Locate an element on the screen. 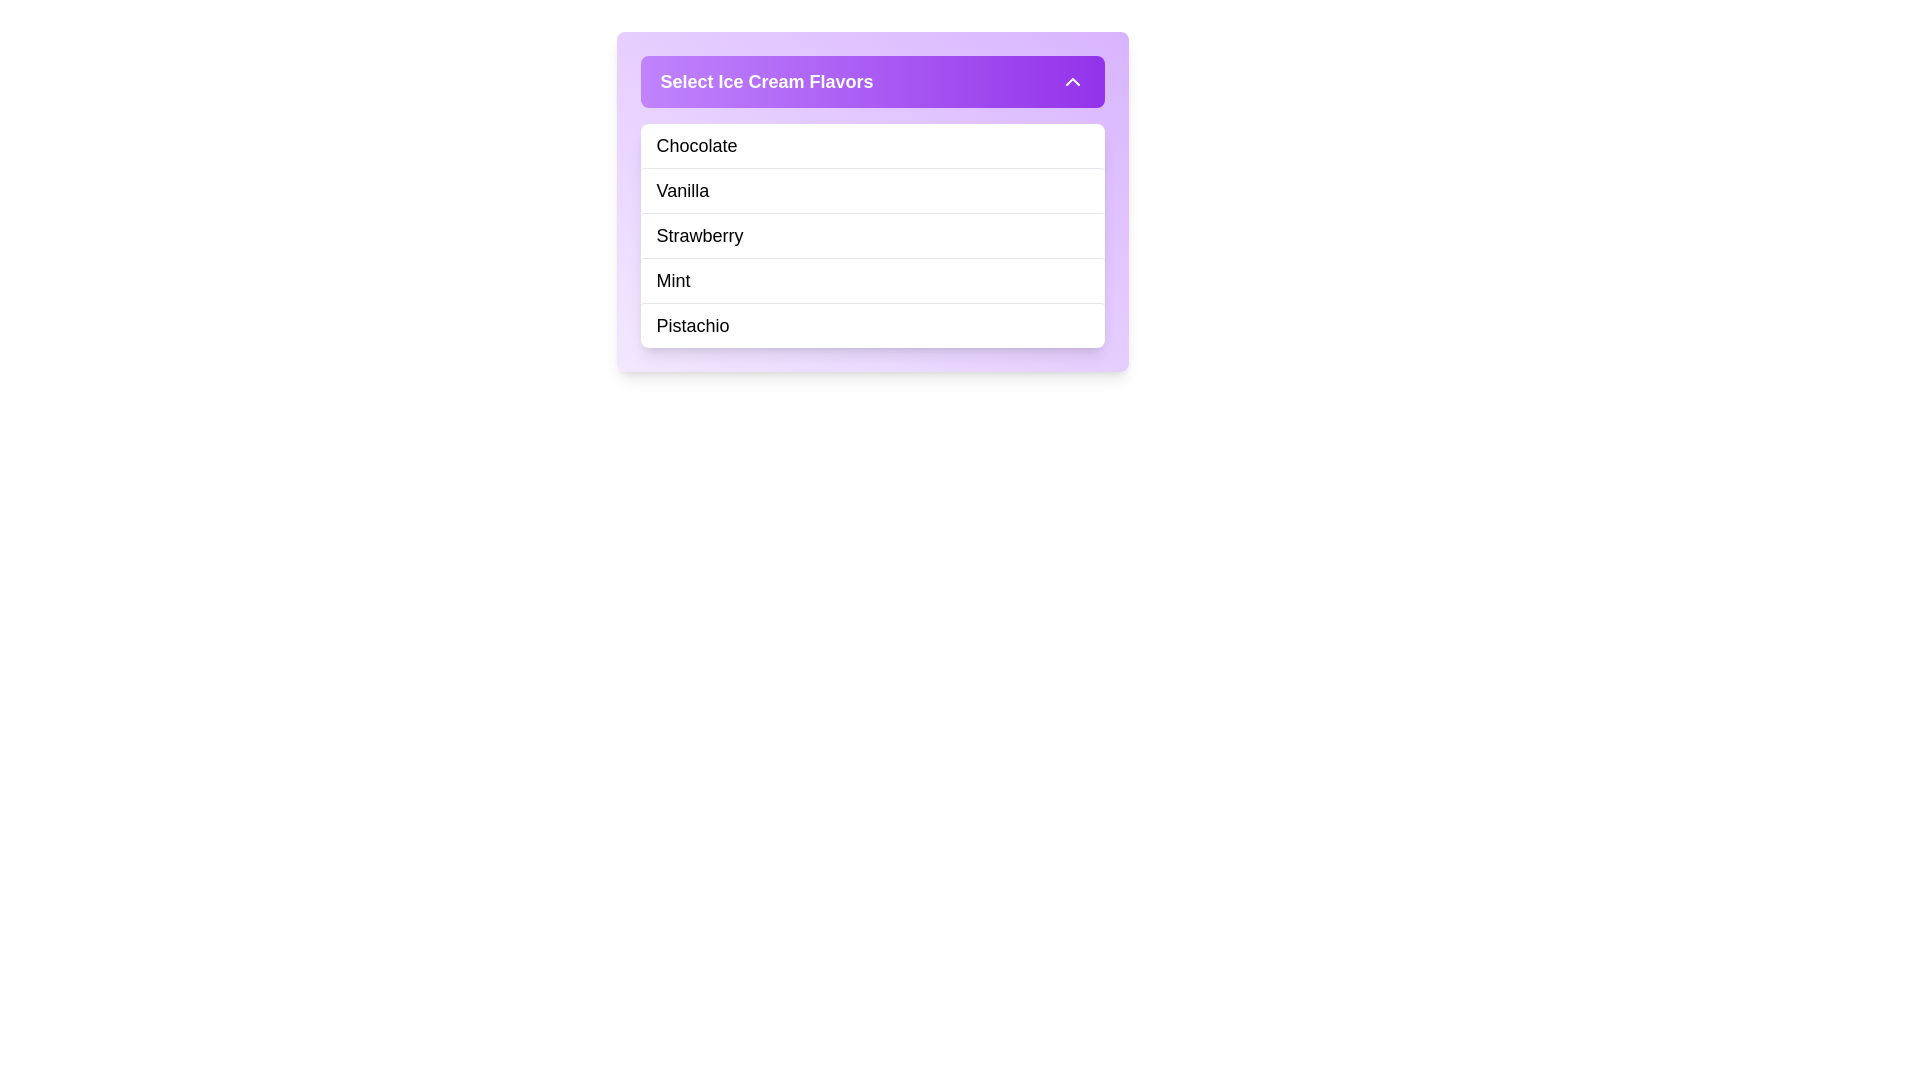 This screenshot has height=1080, width=1920. the Dropdown Header element is located at coordinates (872, 80).